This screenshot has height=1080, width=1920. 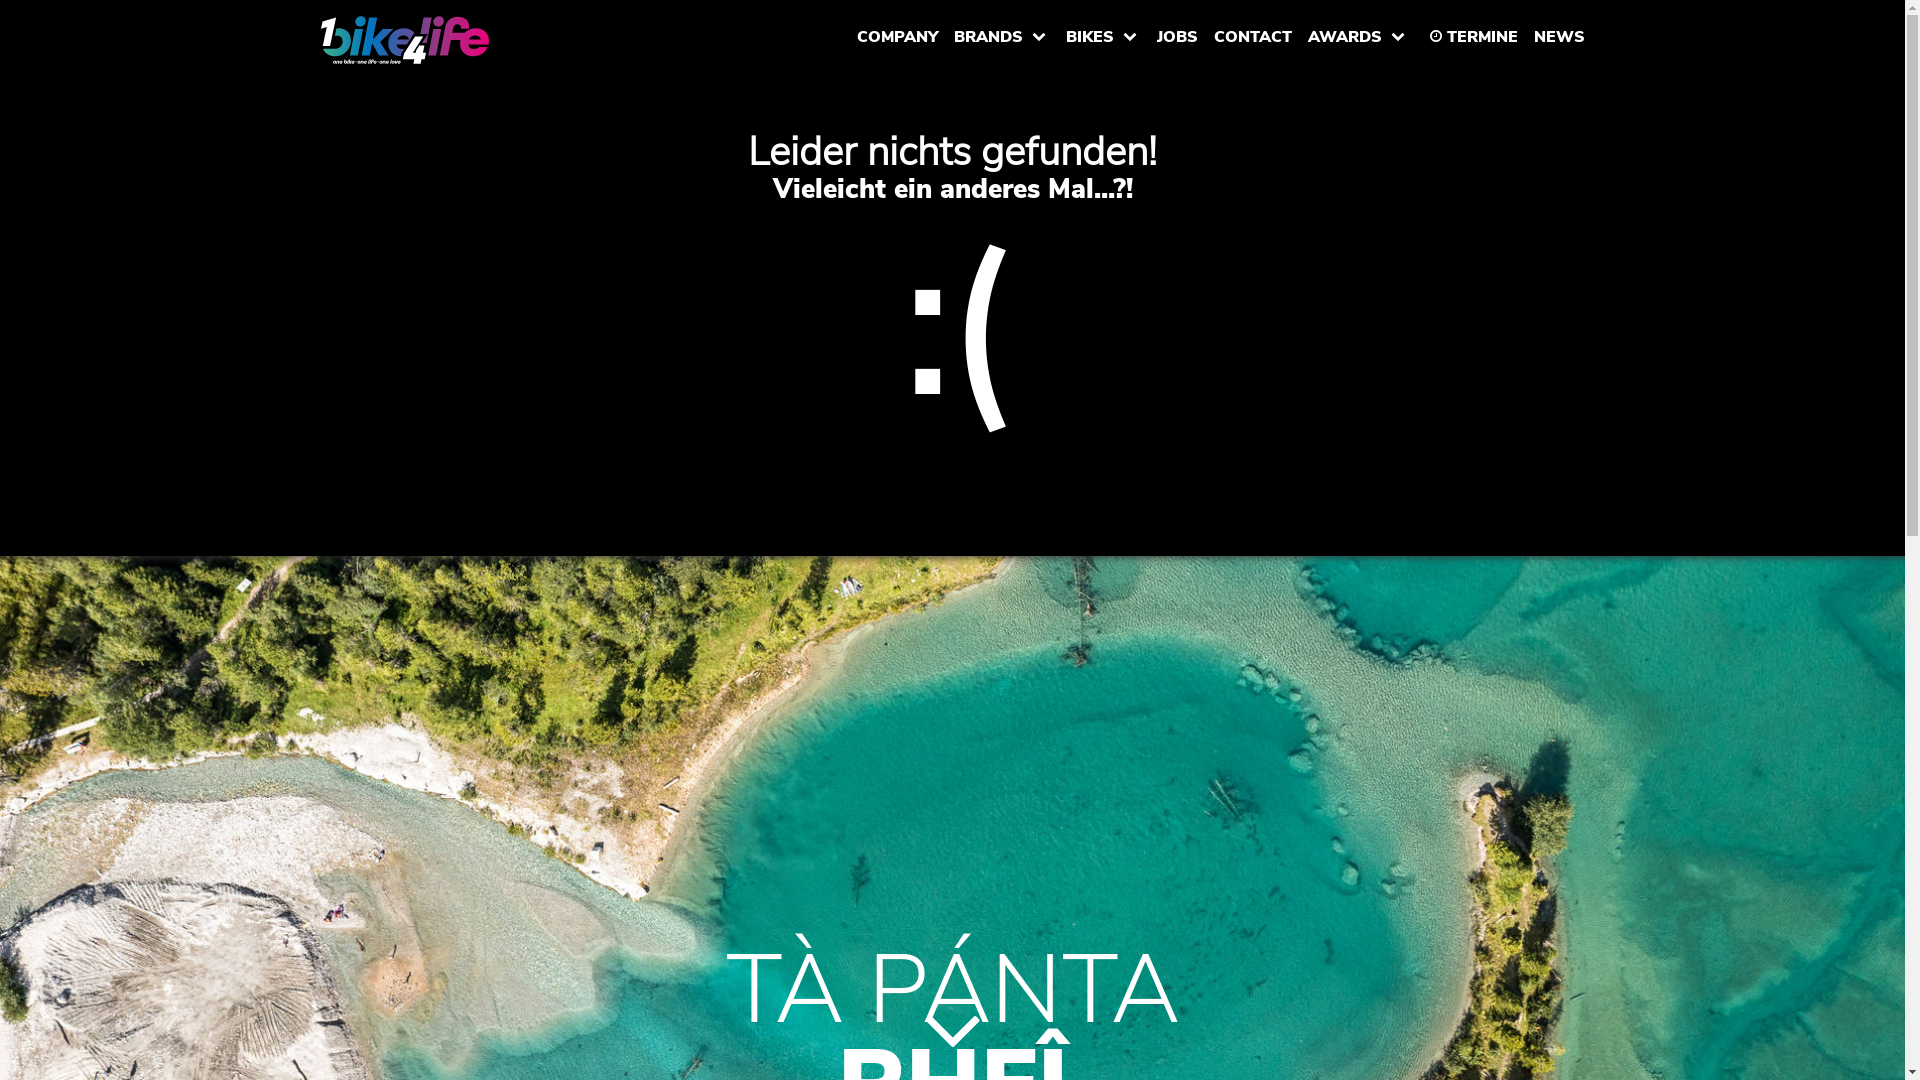 What do you see at coordinates (1251, 35) in the screenshot?
I see `'CONTACT'` at bounding box center [1251, 35].